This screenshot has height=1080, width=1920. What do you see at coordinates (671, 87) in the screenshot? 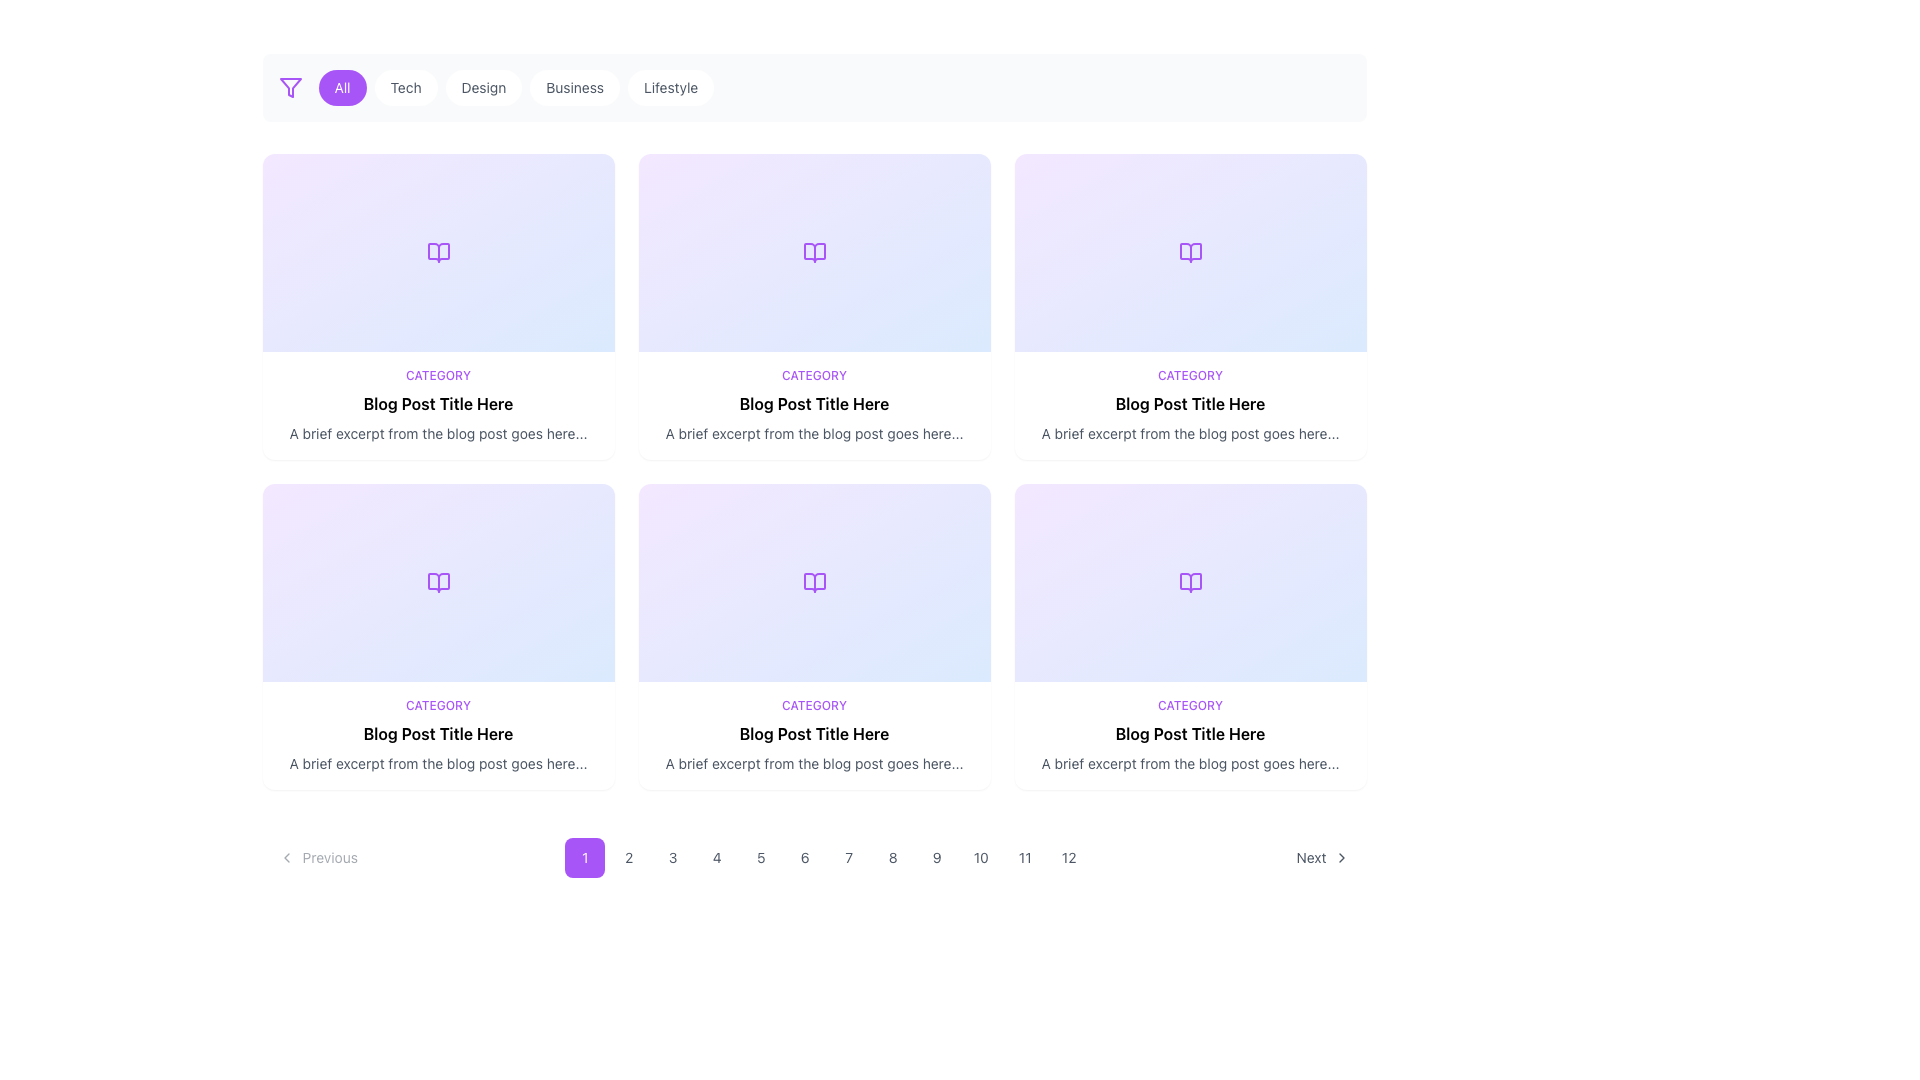
I see `the rounded rectangular button labeled 'Lifestyle' with gray text` at bounding box center [671, 87].